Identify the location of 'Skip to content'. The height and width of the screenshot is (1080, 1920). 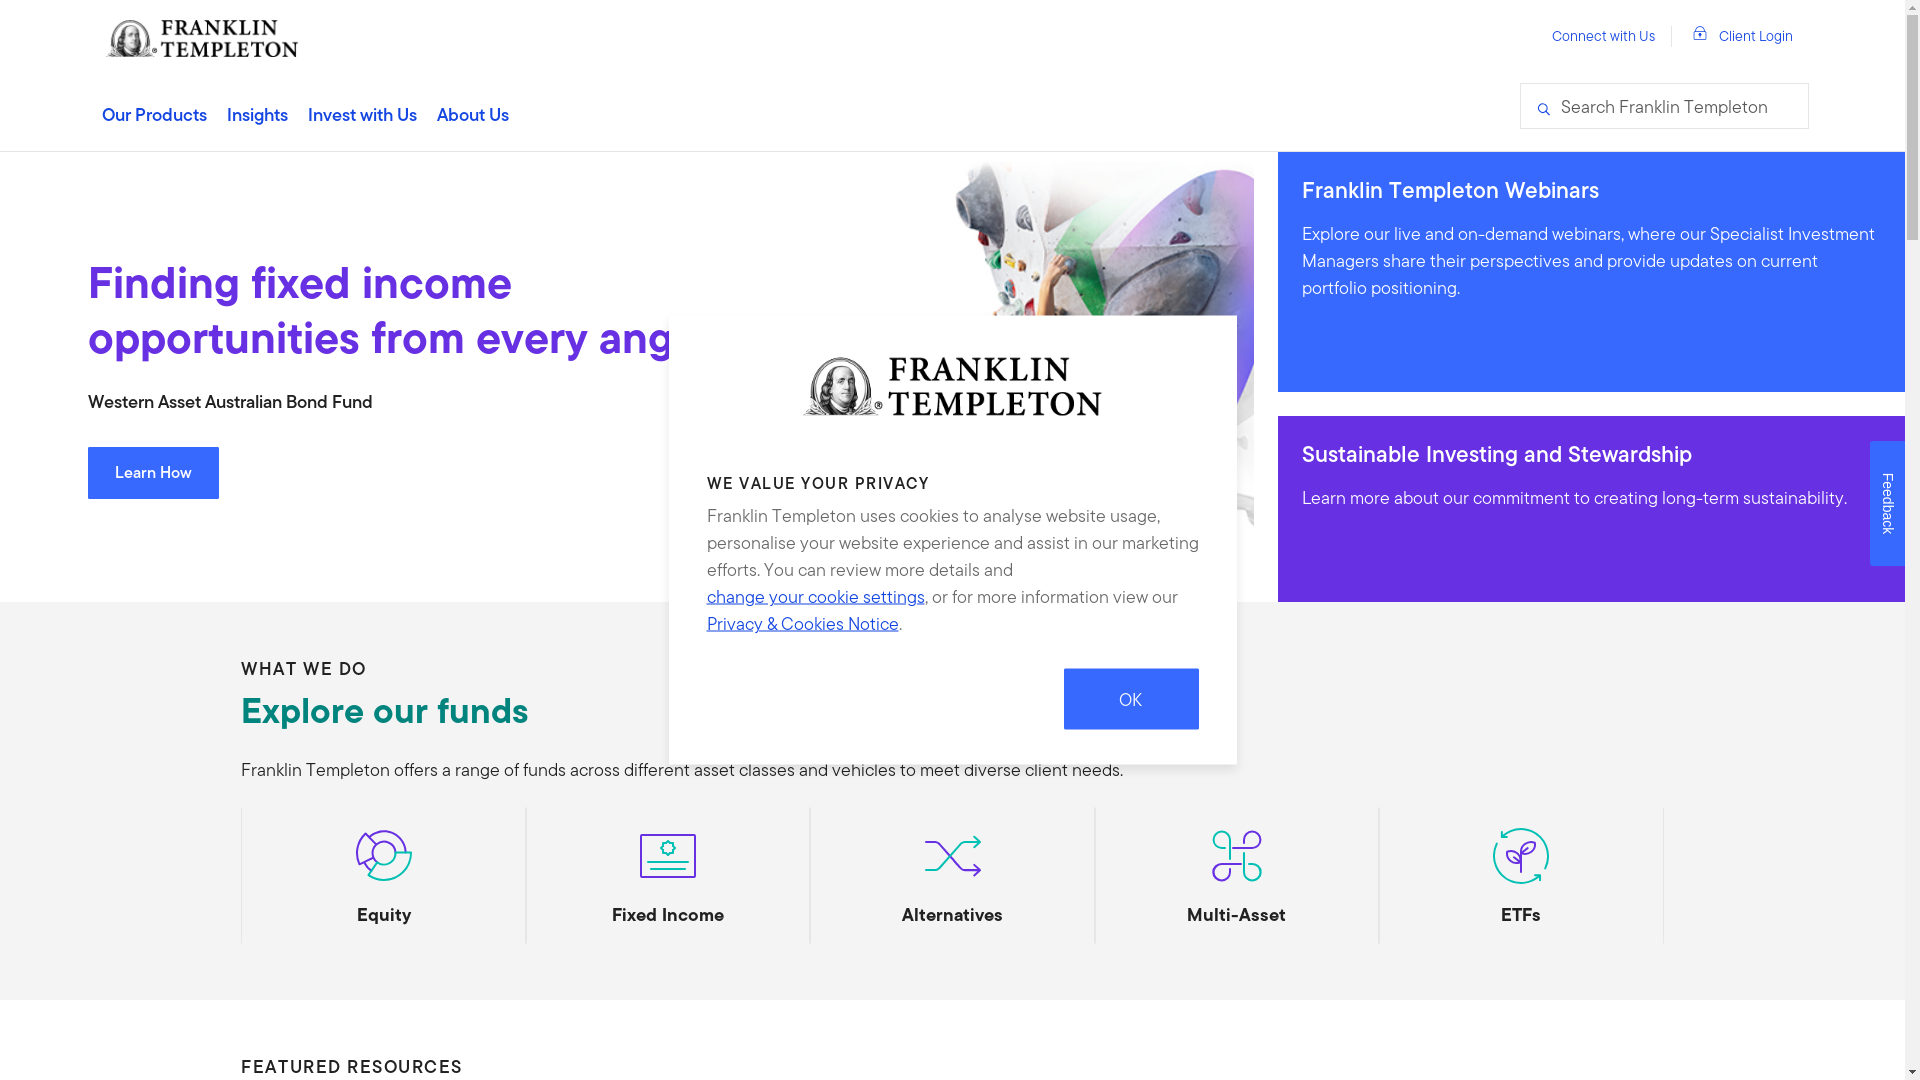
(0, 0).